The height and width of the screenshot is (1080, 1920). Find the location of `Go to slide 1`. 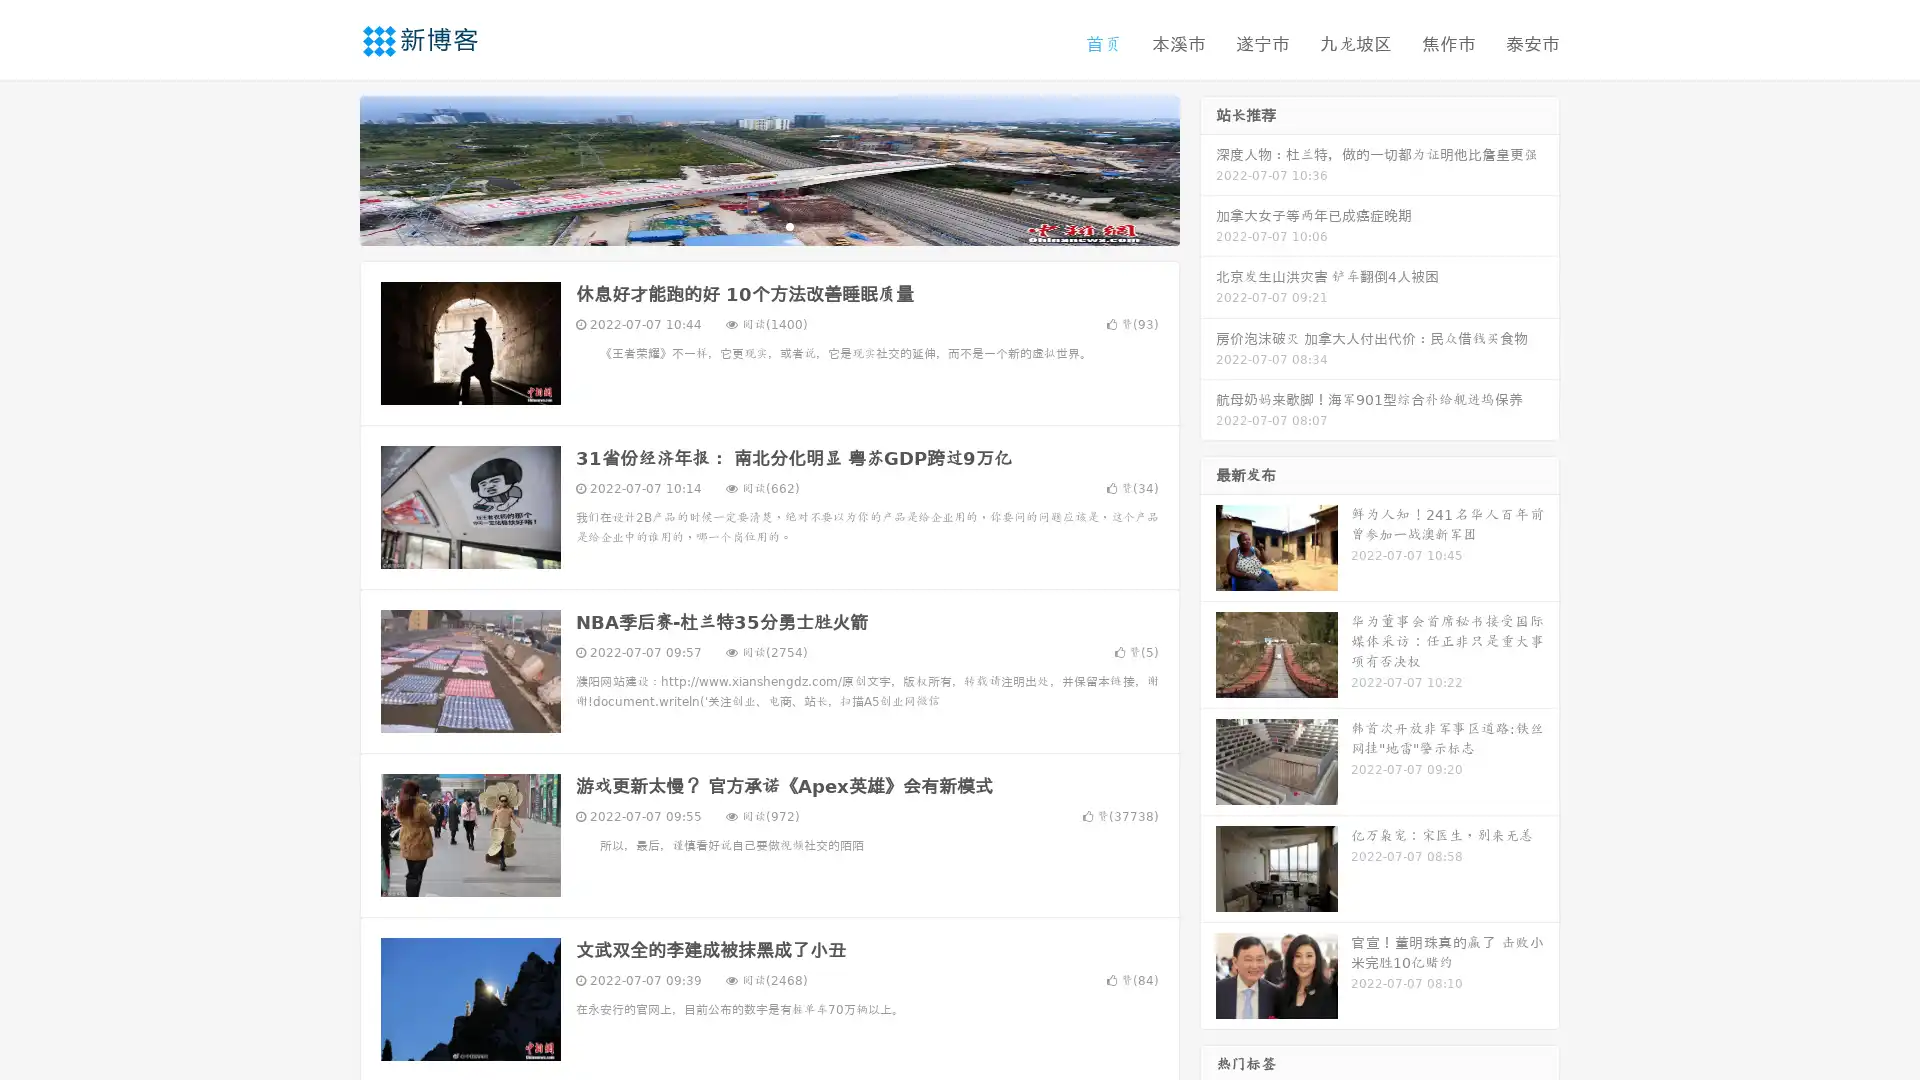

Go to slide 1 is located at coordinates (748, 225).